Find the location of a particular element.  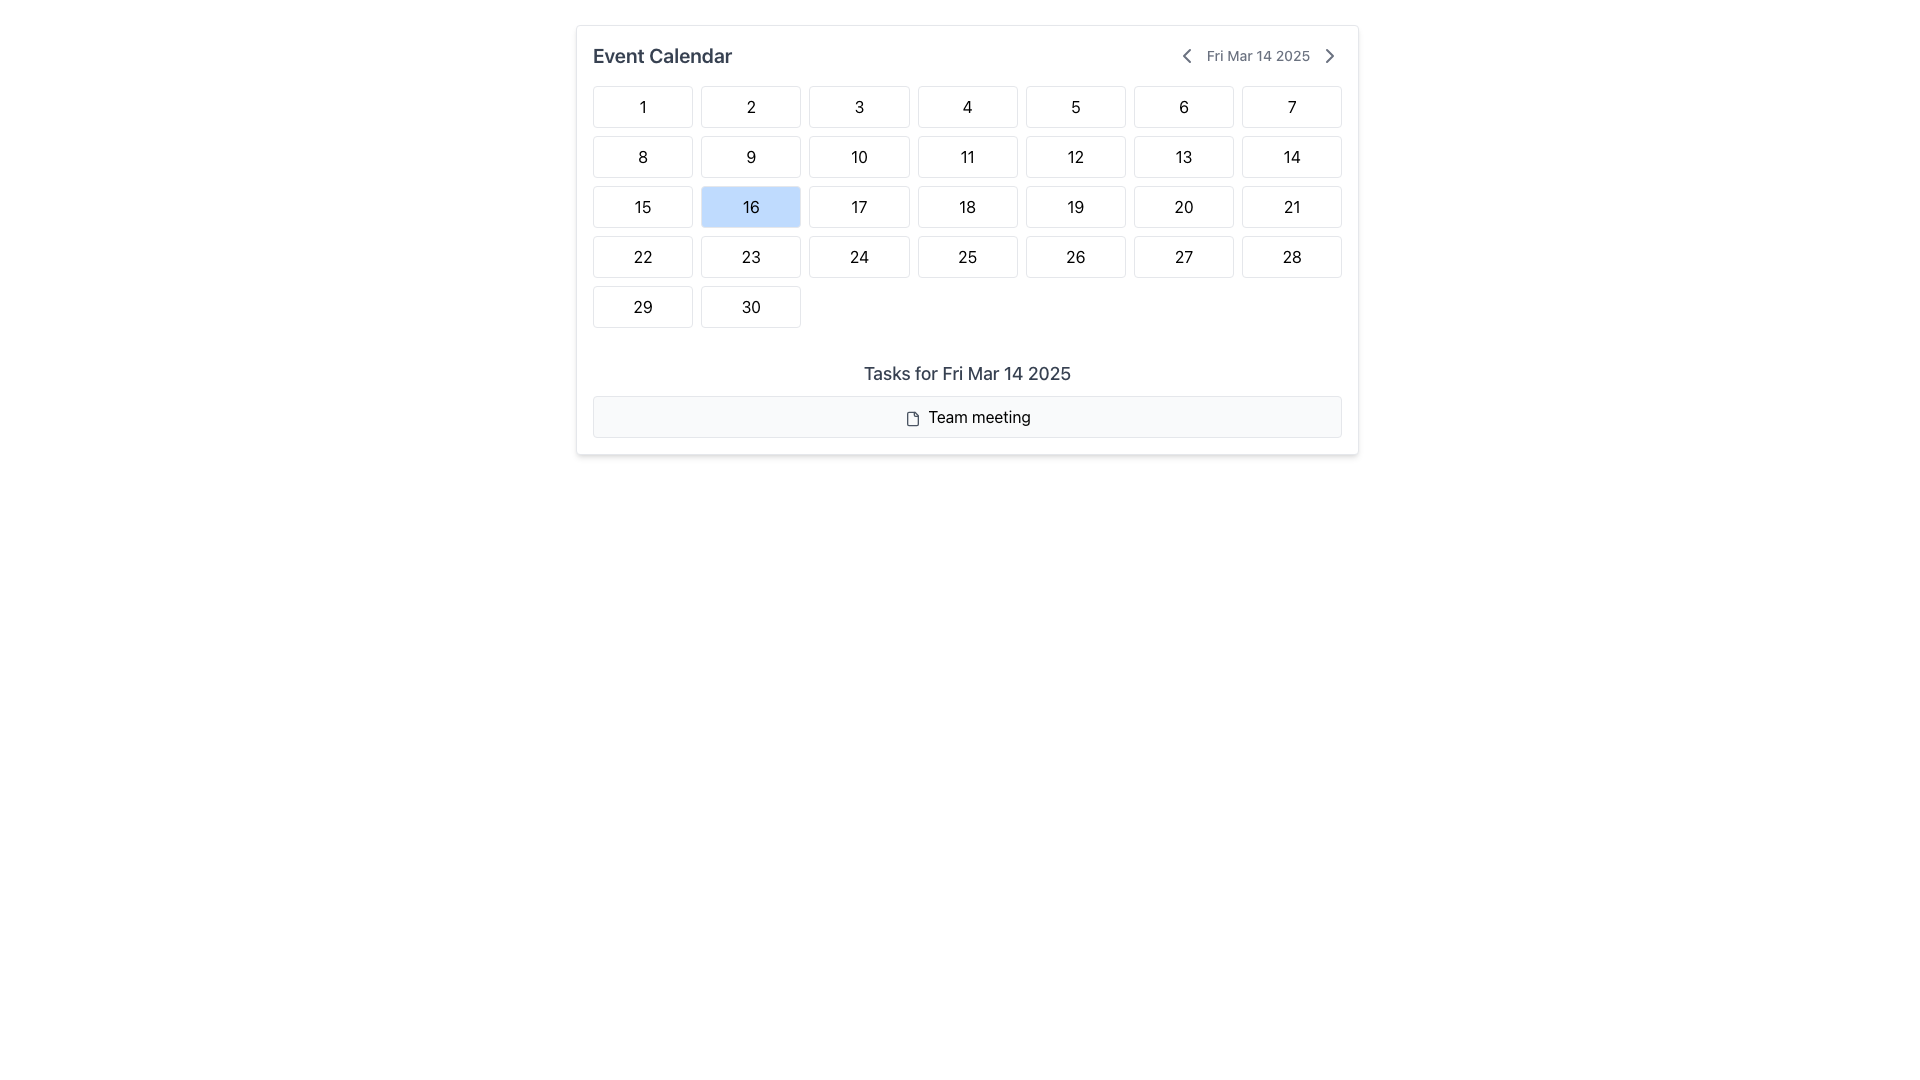

the rightward-pointing chevron button located immediately to the right of the date 'Fri Mar 14 2025' is located at coordinates (1329, 55).